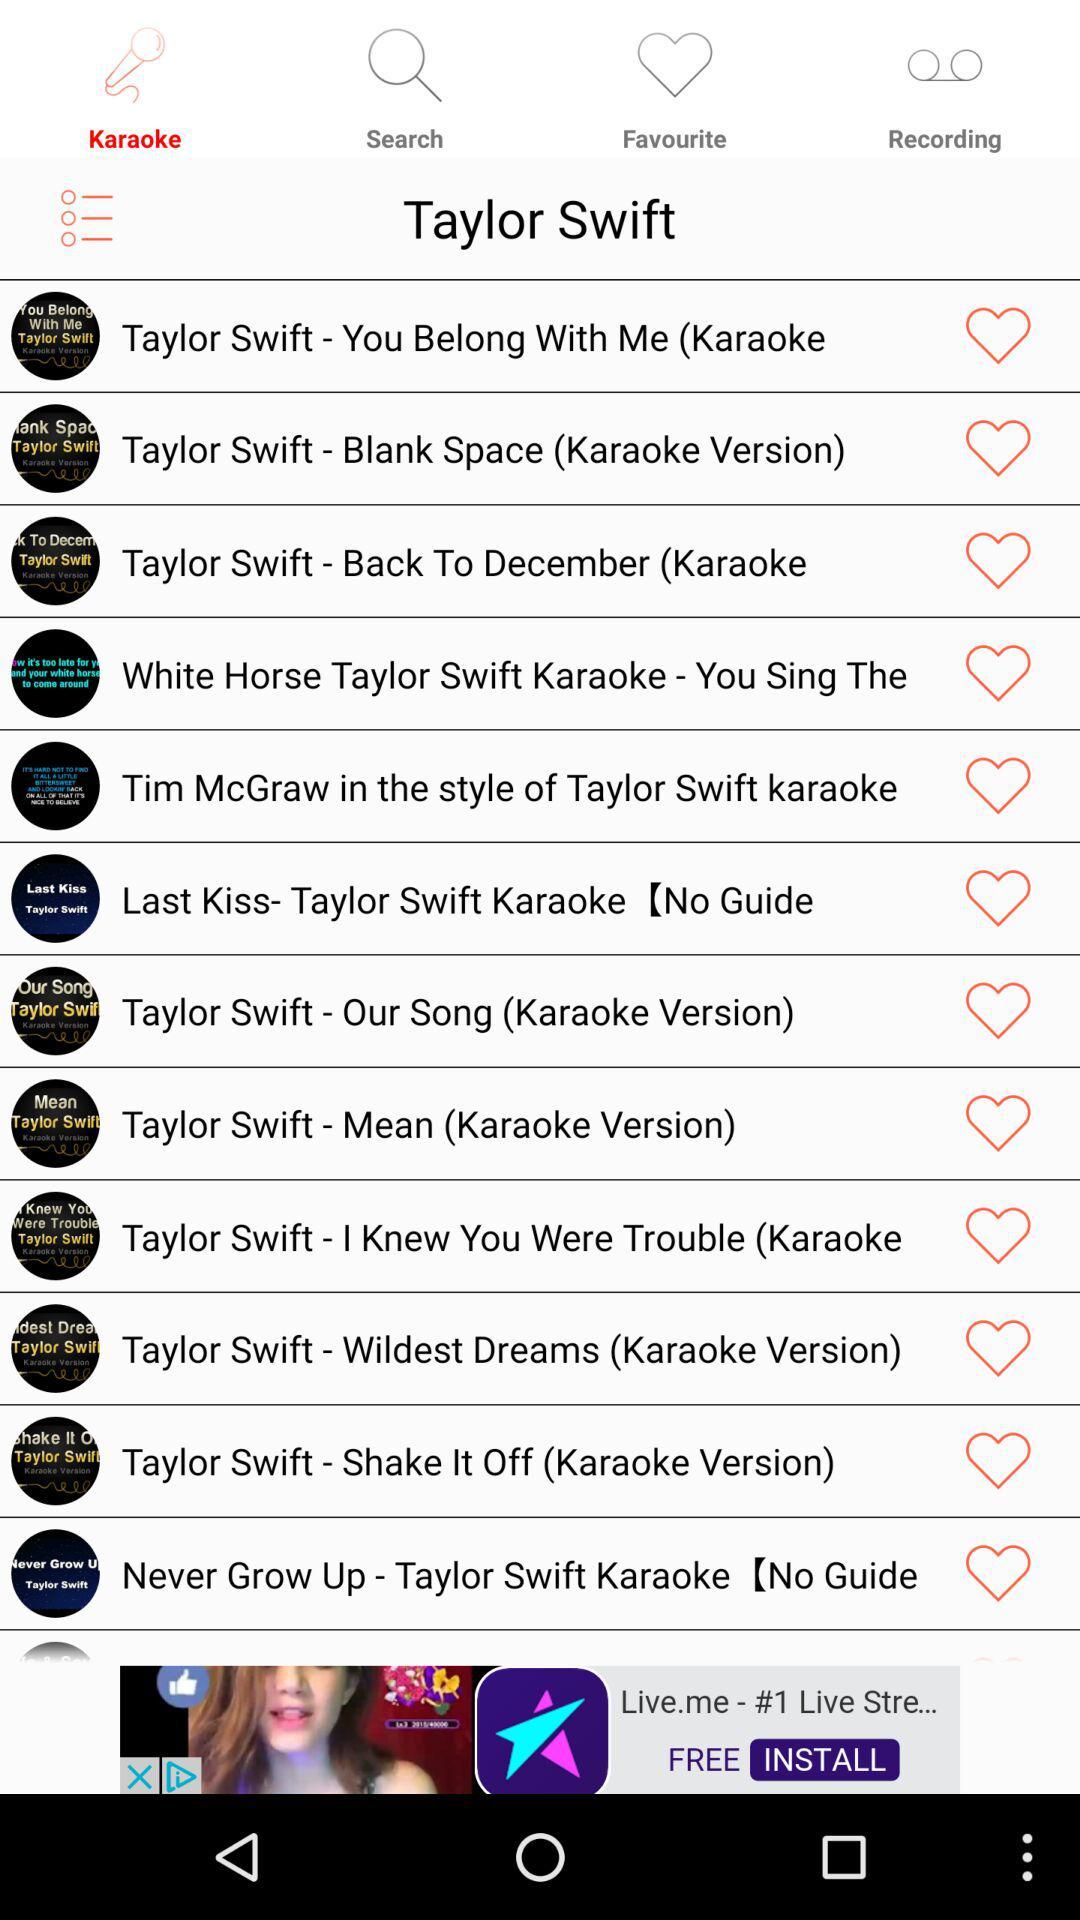 Image resolution: width=1080 pixels, height=1920 pixels. What do you see at coordinates (998, 1460) in the screenshot?
I see `the song to your favorite list` at bounding box center [998, 1460].